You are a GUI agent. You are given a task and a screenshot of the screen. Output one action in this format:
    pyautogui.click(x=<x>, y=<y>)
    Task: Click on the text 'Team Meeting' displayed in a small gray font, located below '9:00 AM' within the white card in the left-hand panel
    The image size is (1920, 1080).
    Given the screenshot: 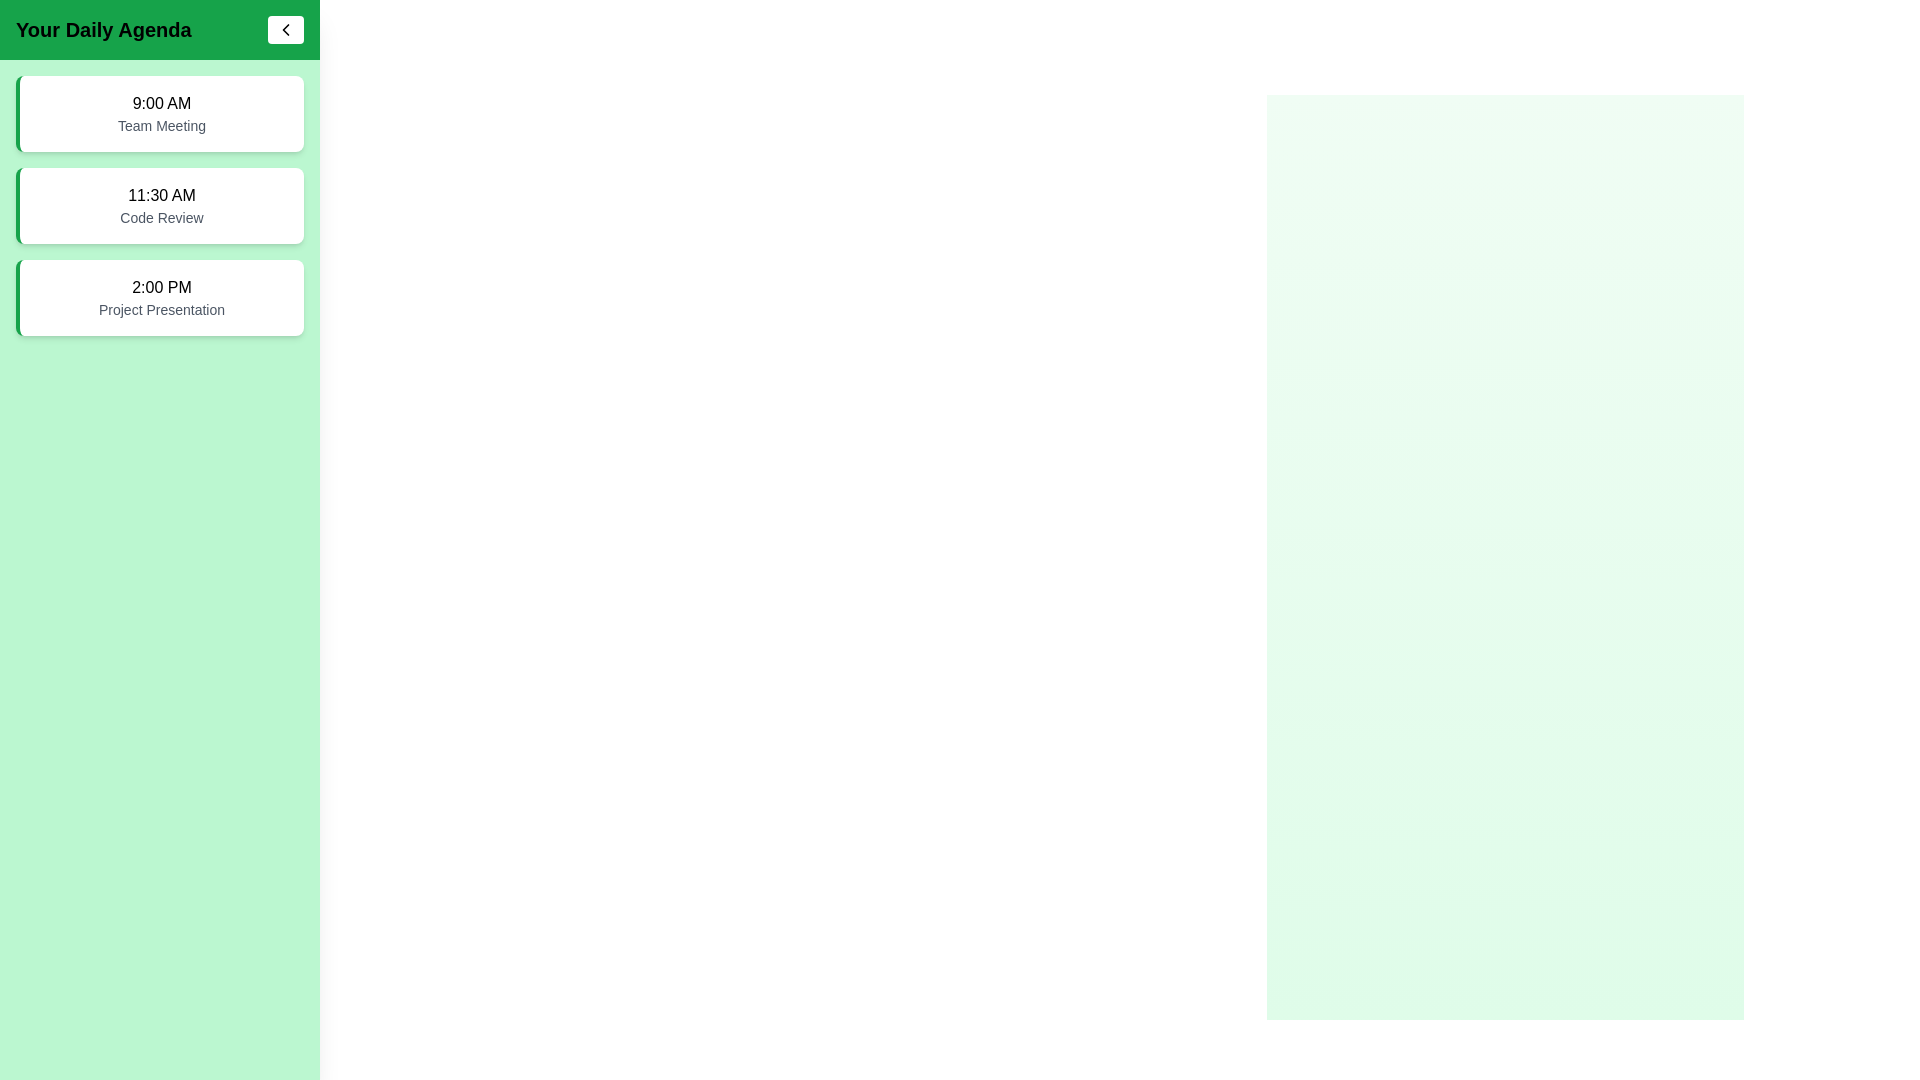 What is the action you would take?
    pyautogui.click(x=162, y=126)
    